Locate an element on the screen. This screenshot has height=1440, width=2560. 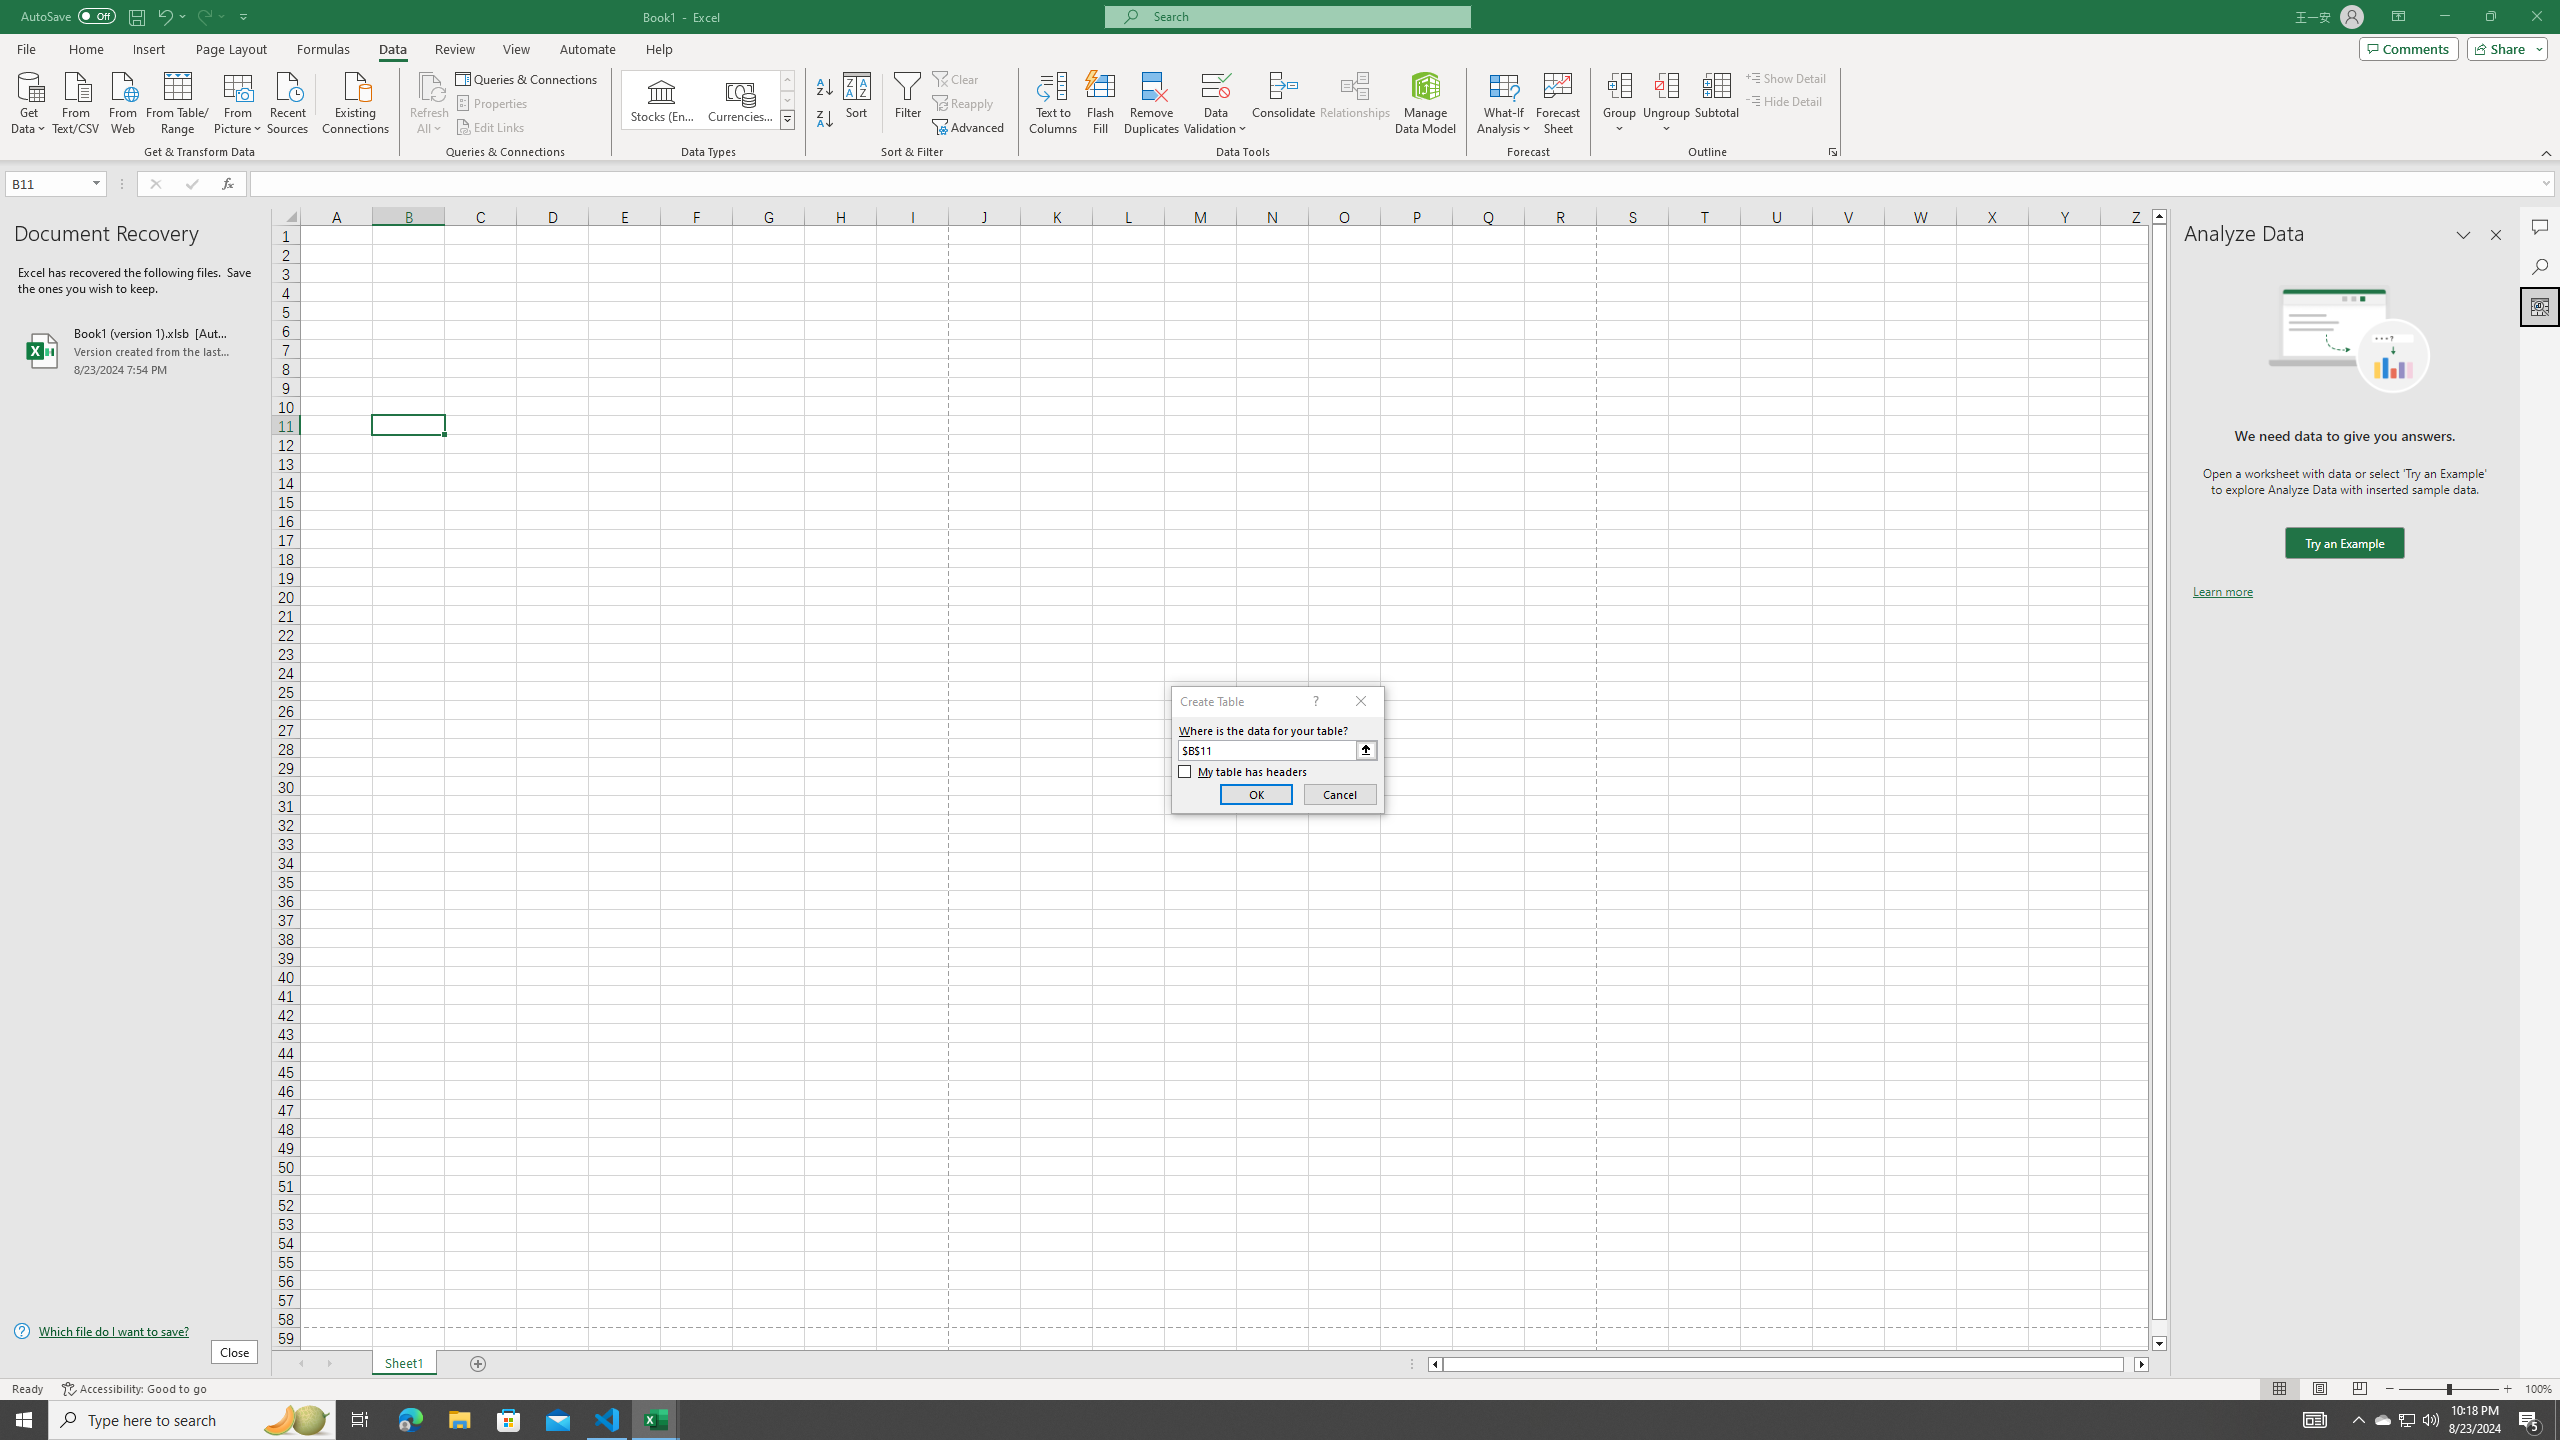
'Learn more' is located at coordinates (2222, 590).